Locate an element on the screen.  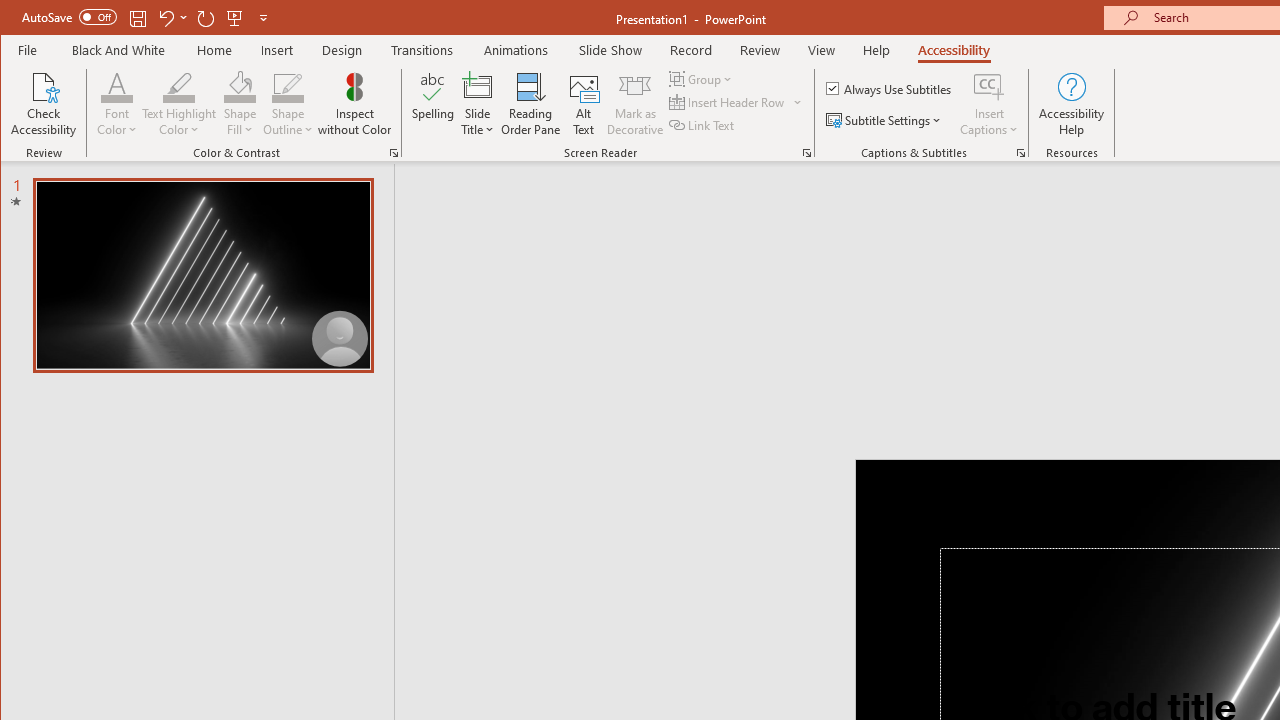
'Always Use Subtitles' is located at coordinates (889, 87).